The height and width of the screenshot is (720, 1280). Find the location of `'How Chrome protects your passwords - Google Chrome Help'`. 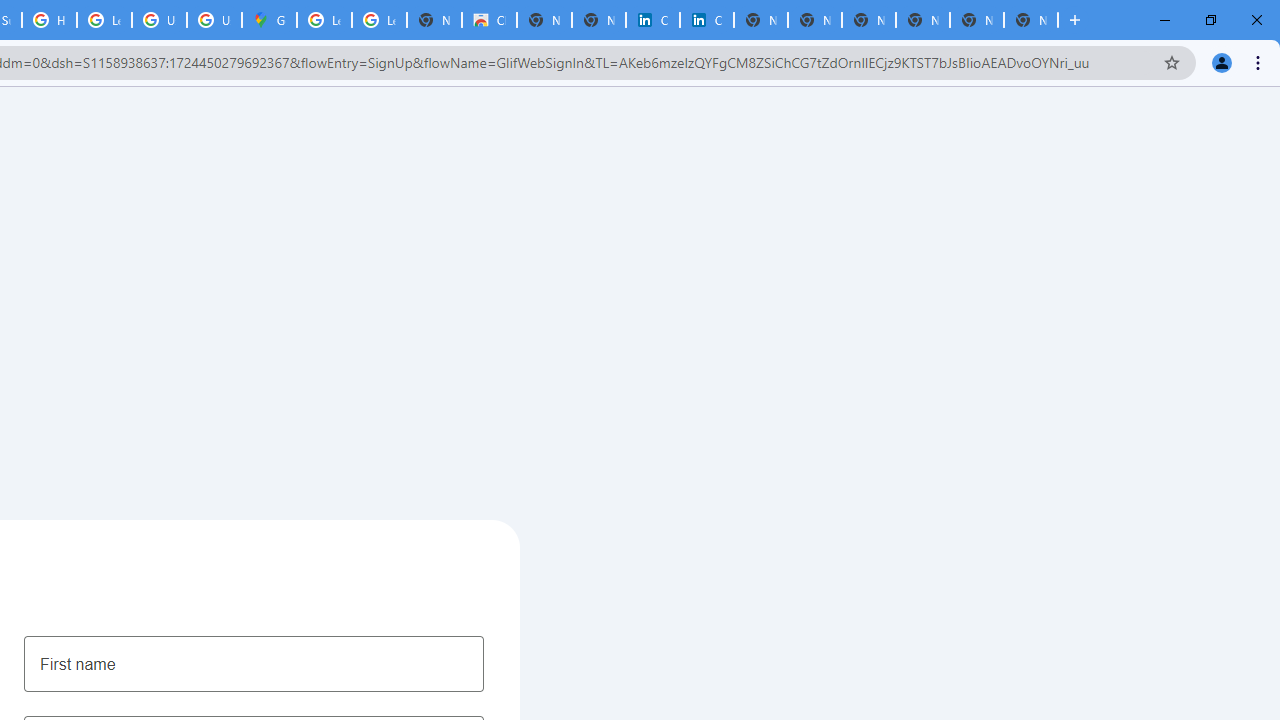

'How Chrome protects your passwords - Google Chrome Help' is located at coordinates (49, 20).